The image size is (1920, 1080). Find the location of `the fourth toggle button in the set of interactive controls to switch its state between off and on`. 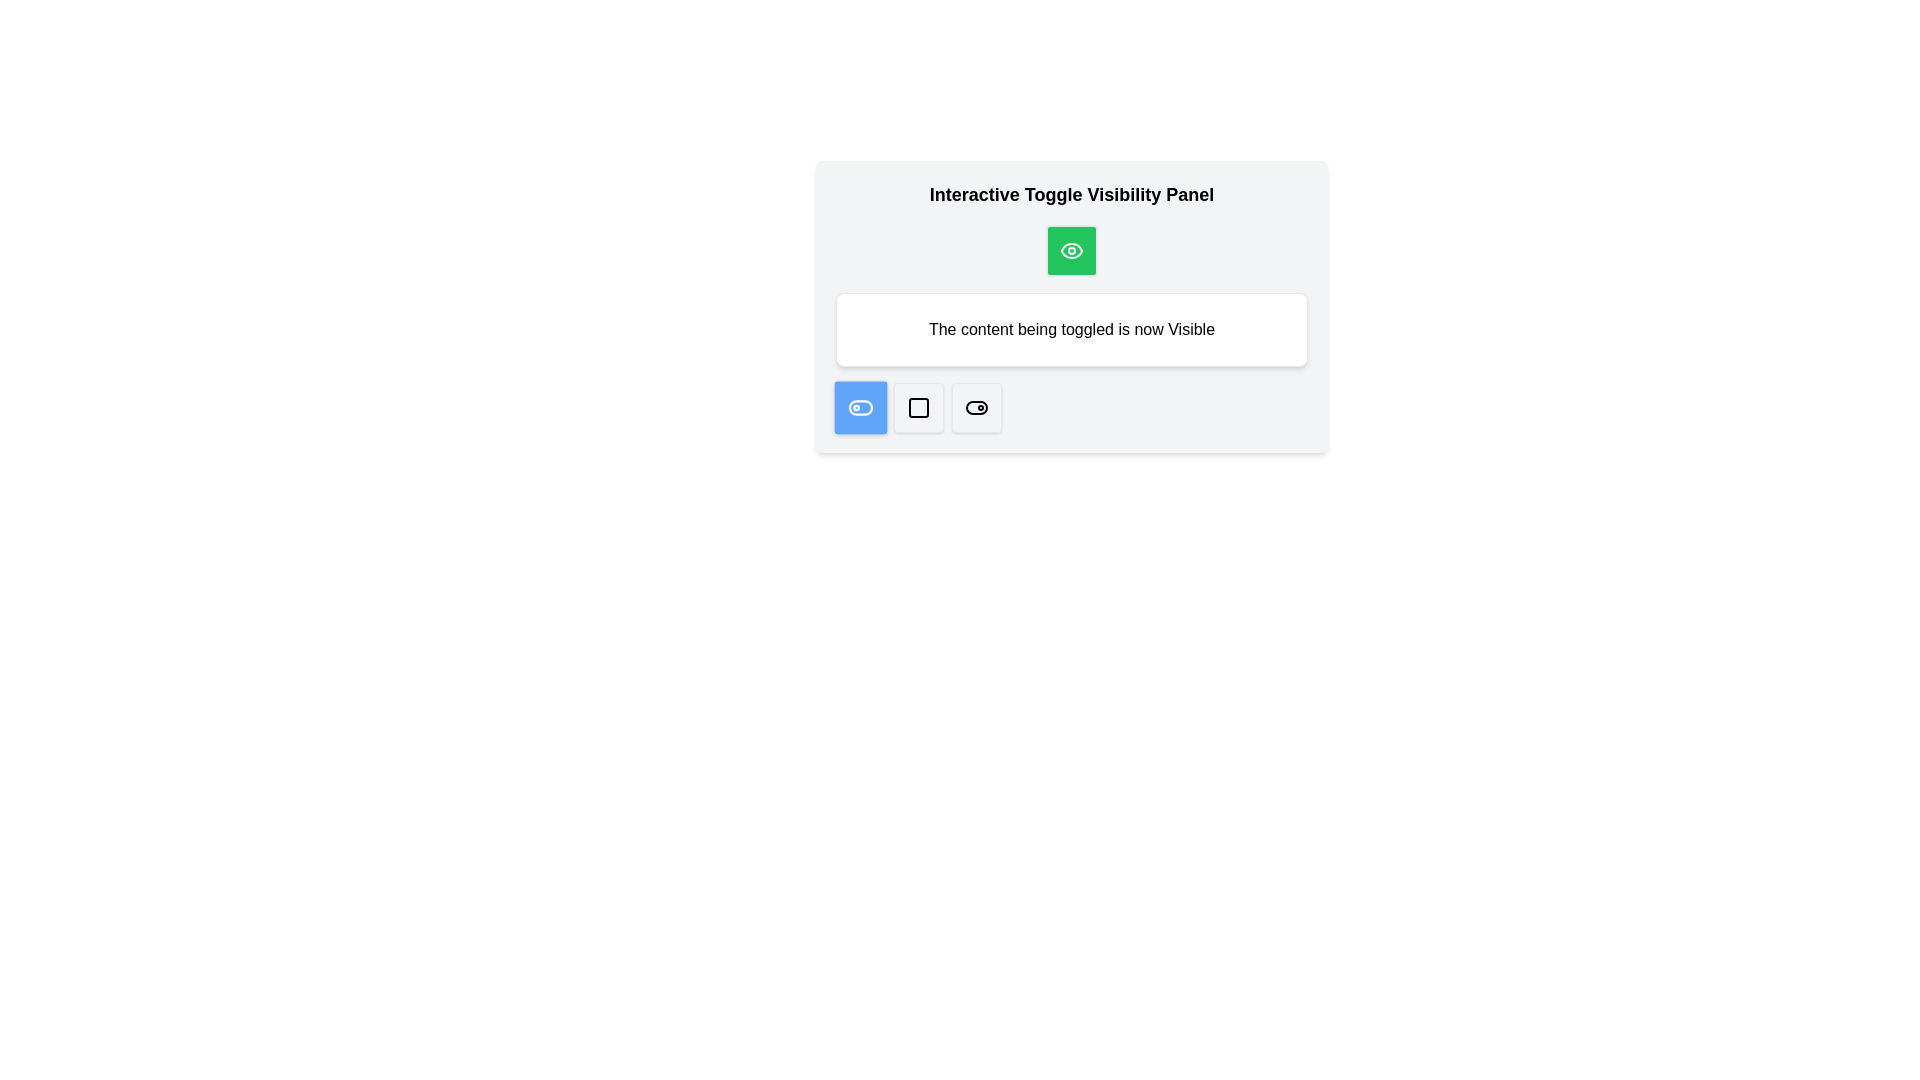

the fourth toggle button in the set of interactive controls to switch its state between off and on is located at coordinates (977, 407).